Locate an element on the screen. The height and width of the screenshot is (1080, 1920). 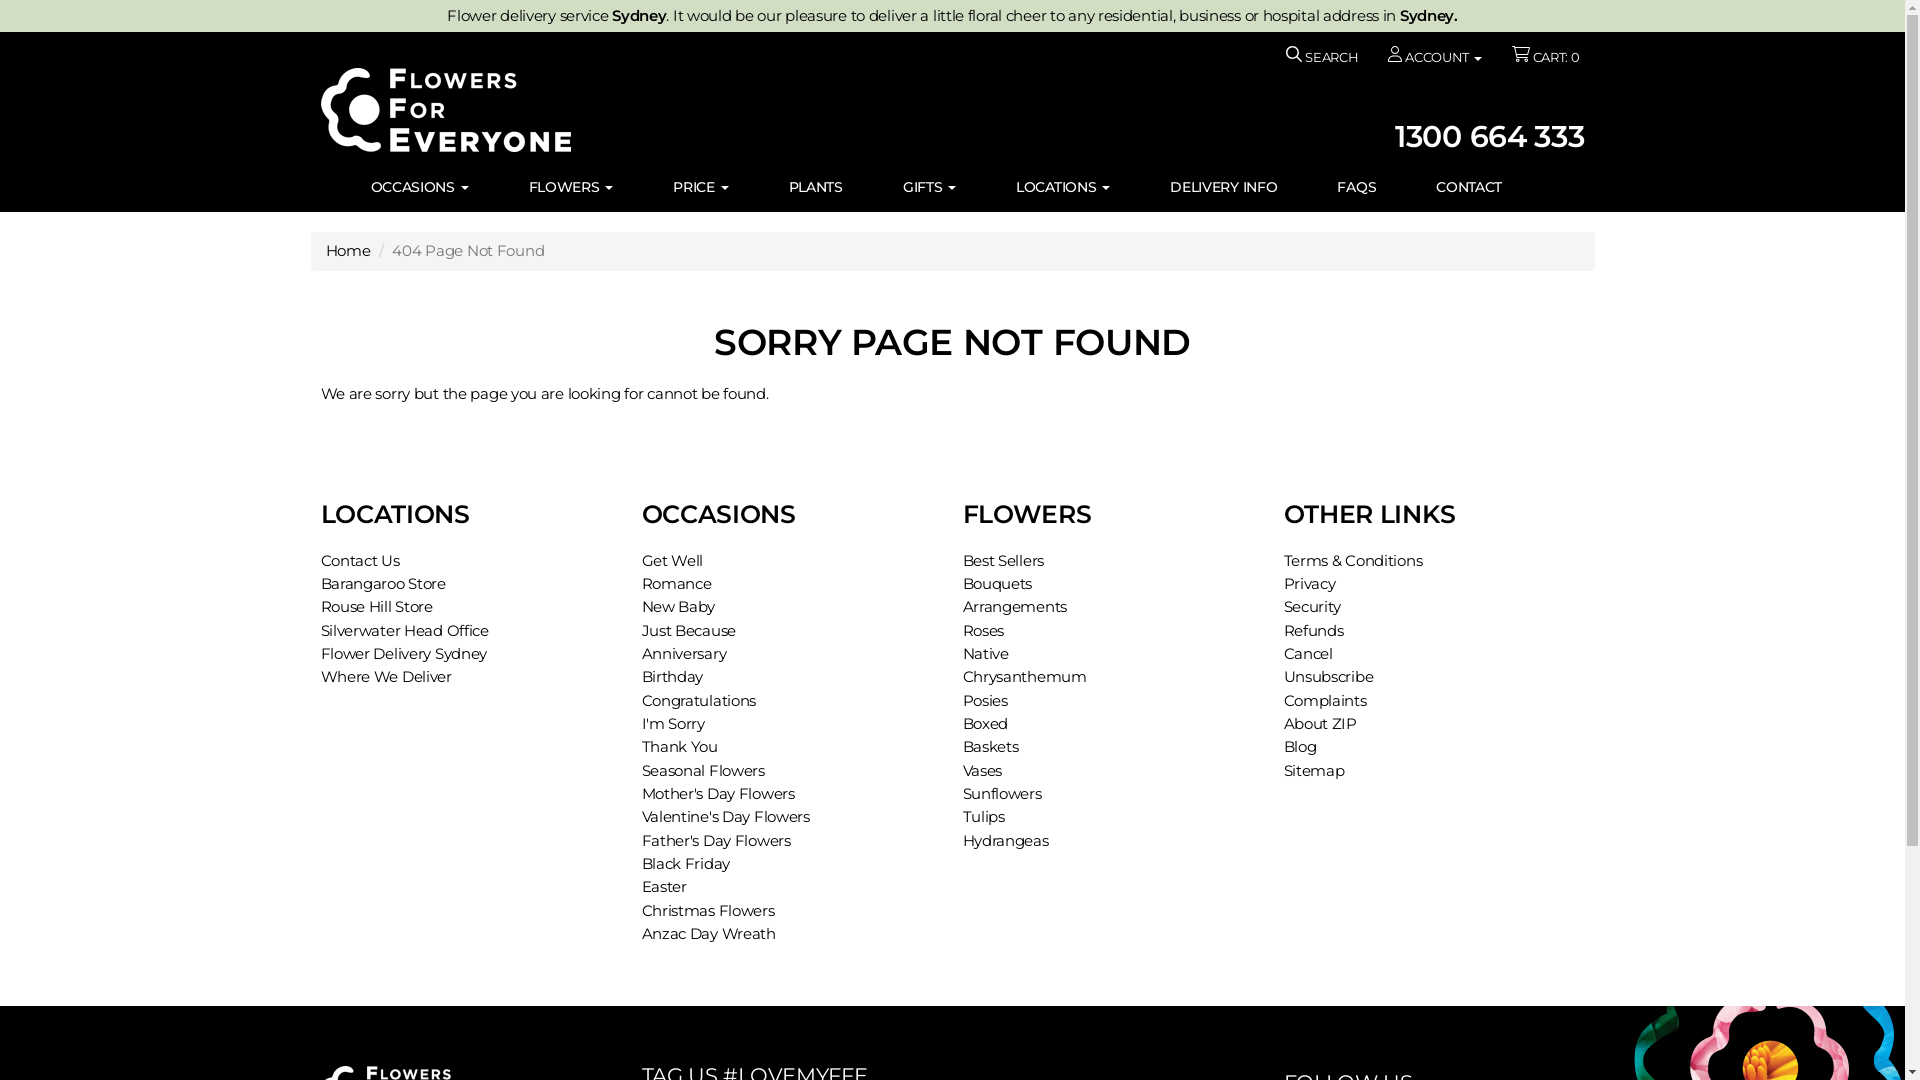
'Sitemap' is located at coordinates (1314, 770).